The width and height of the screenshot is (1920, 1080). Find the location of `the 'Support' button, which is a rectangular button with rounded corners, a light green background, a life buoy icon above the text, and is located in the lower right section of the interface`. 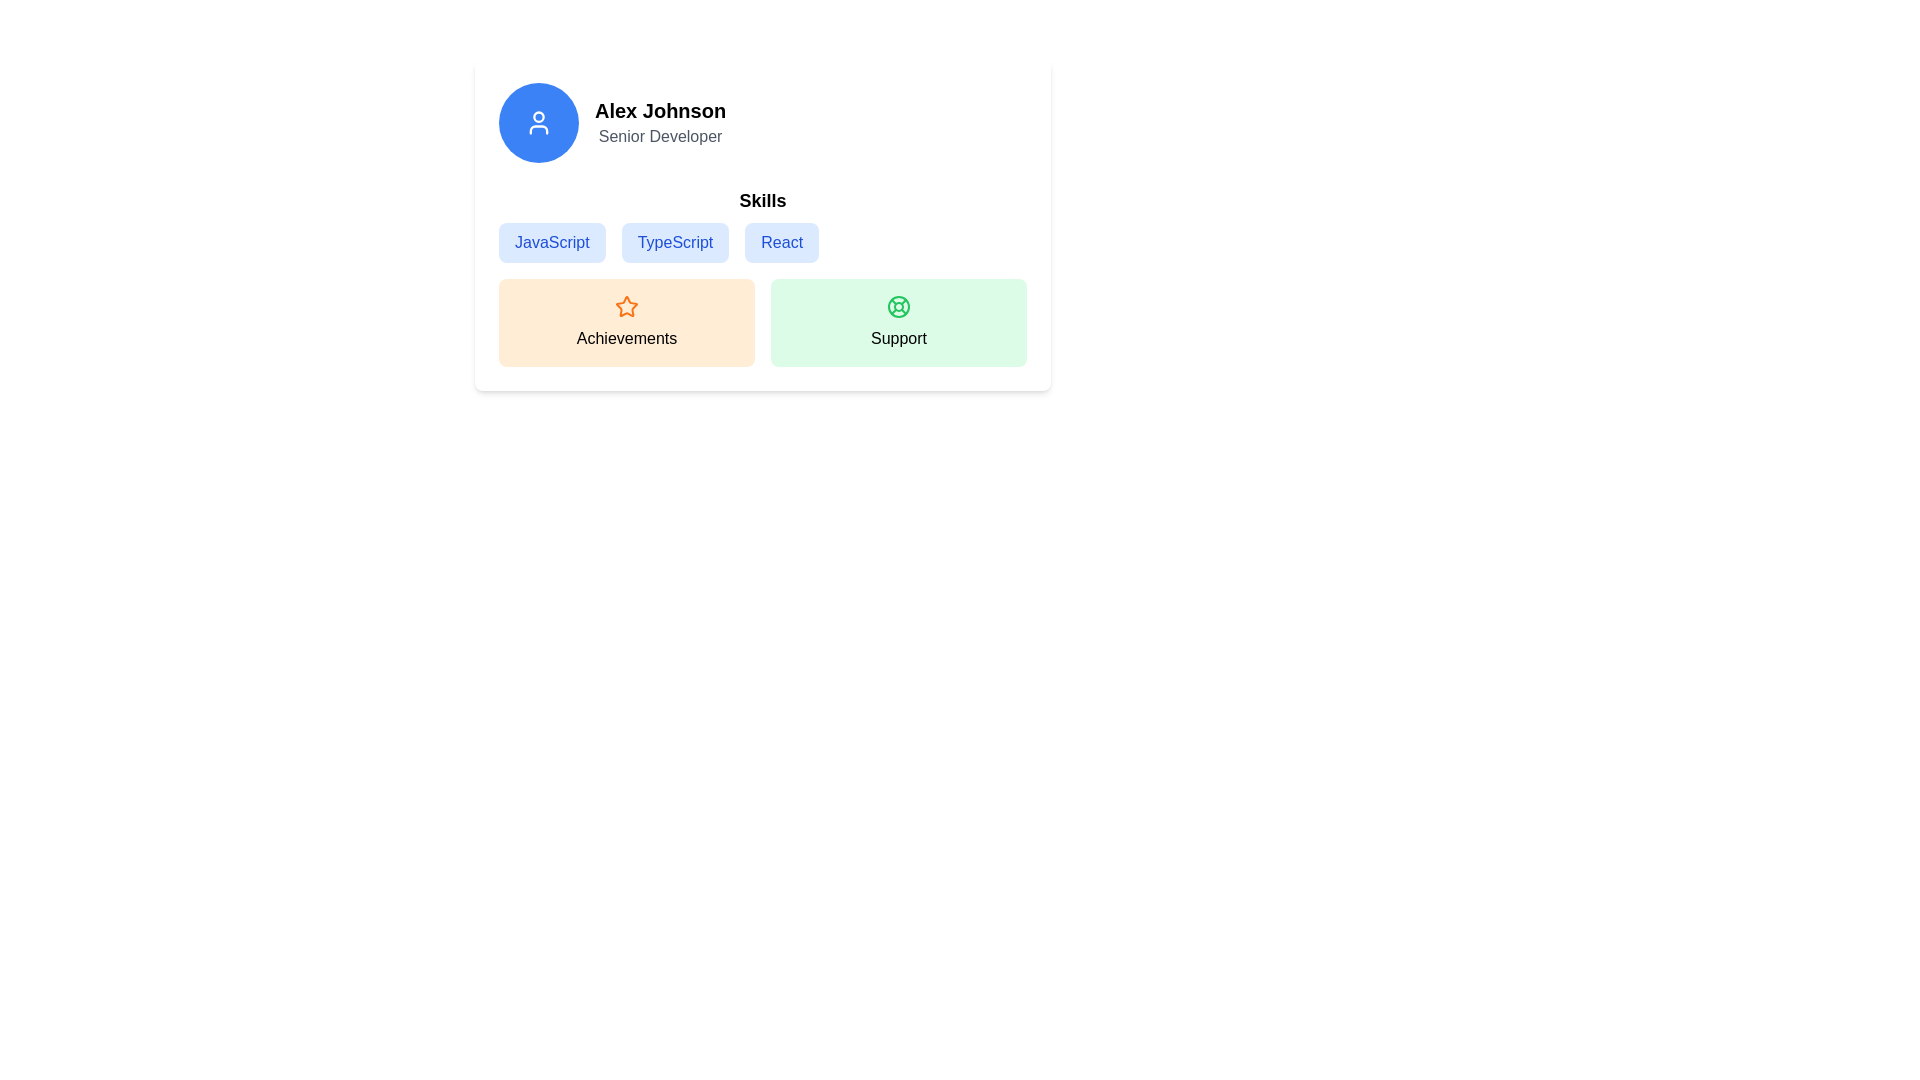

the 'Support' button, which is a rectangular button with rounded corners, a light green background, a life buoy icon above the text, and is located in the lower right section of the interface is located at coordinates (897, 322).